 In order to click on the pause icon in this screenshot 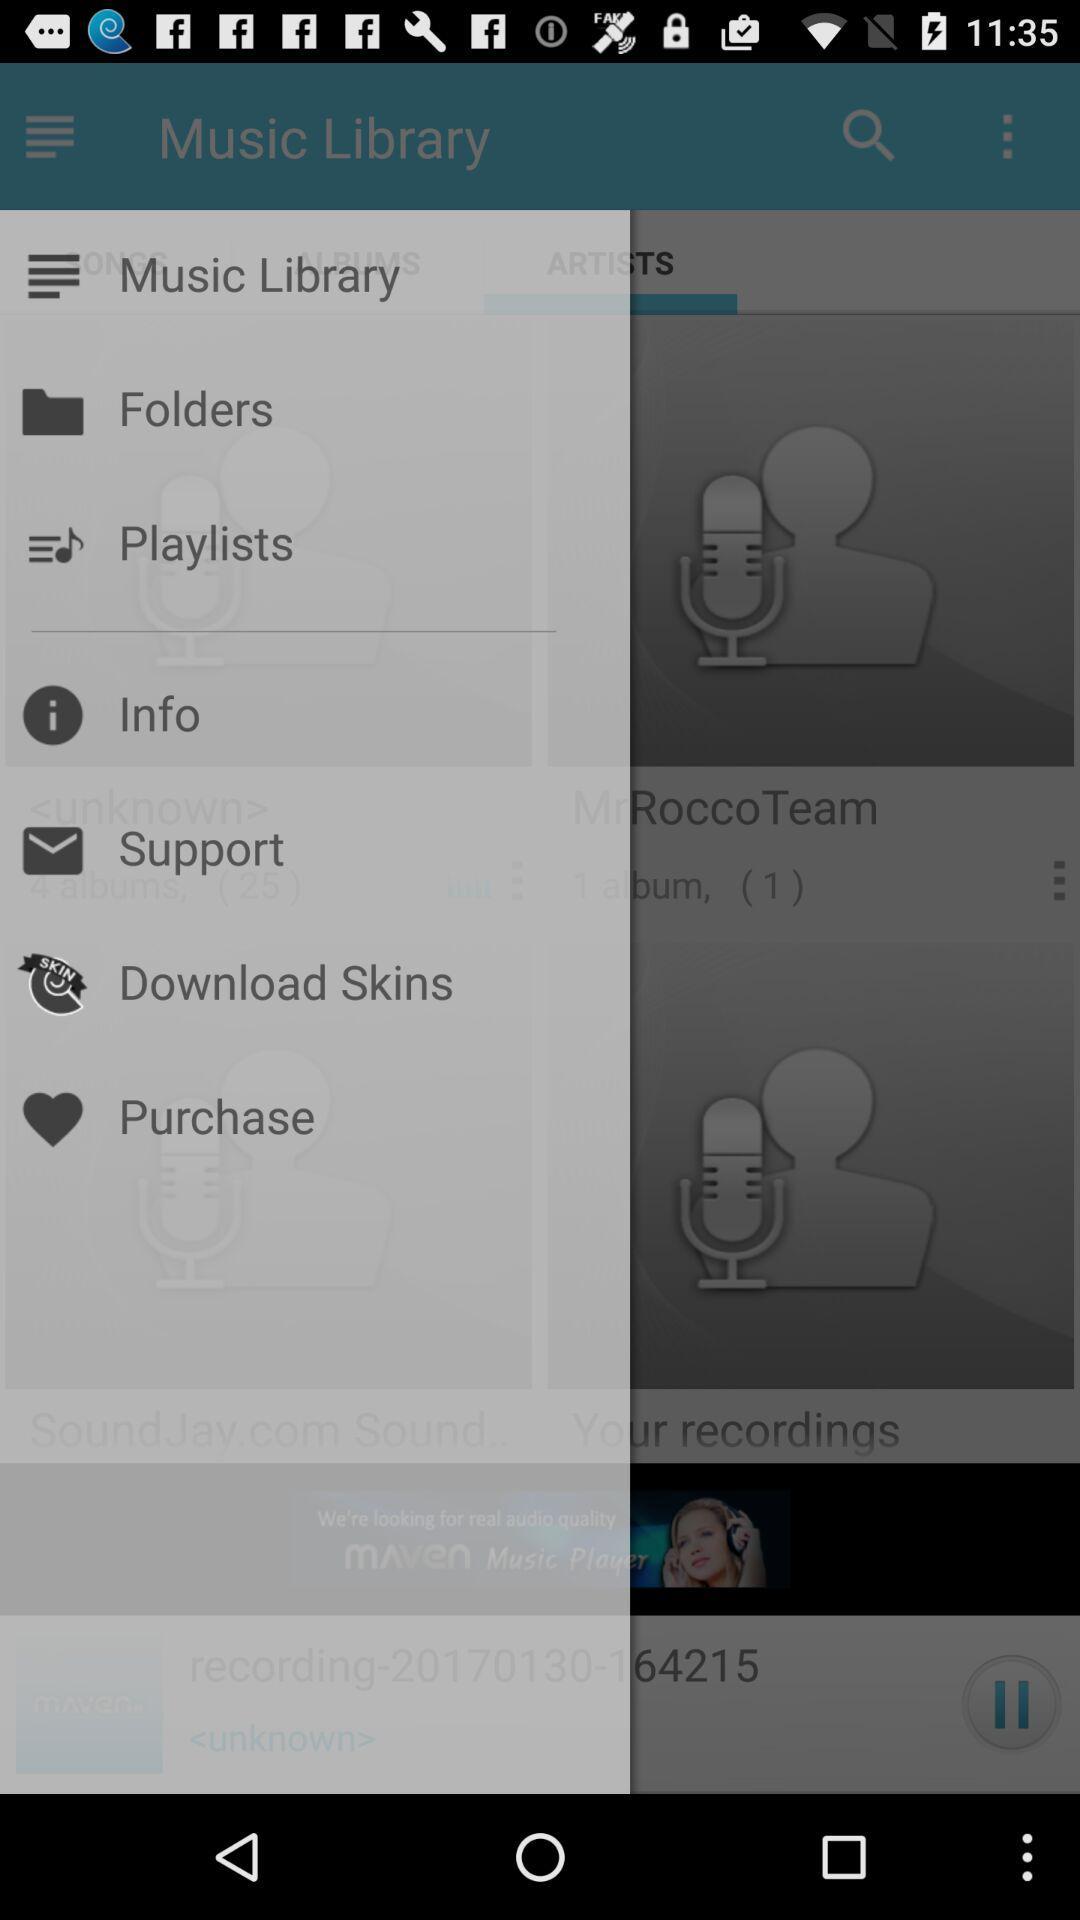, I will do `click(1011, 1824)`.